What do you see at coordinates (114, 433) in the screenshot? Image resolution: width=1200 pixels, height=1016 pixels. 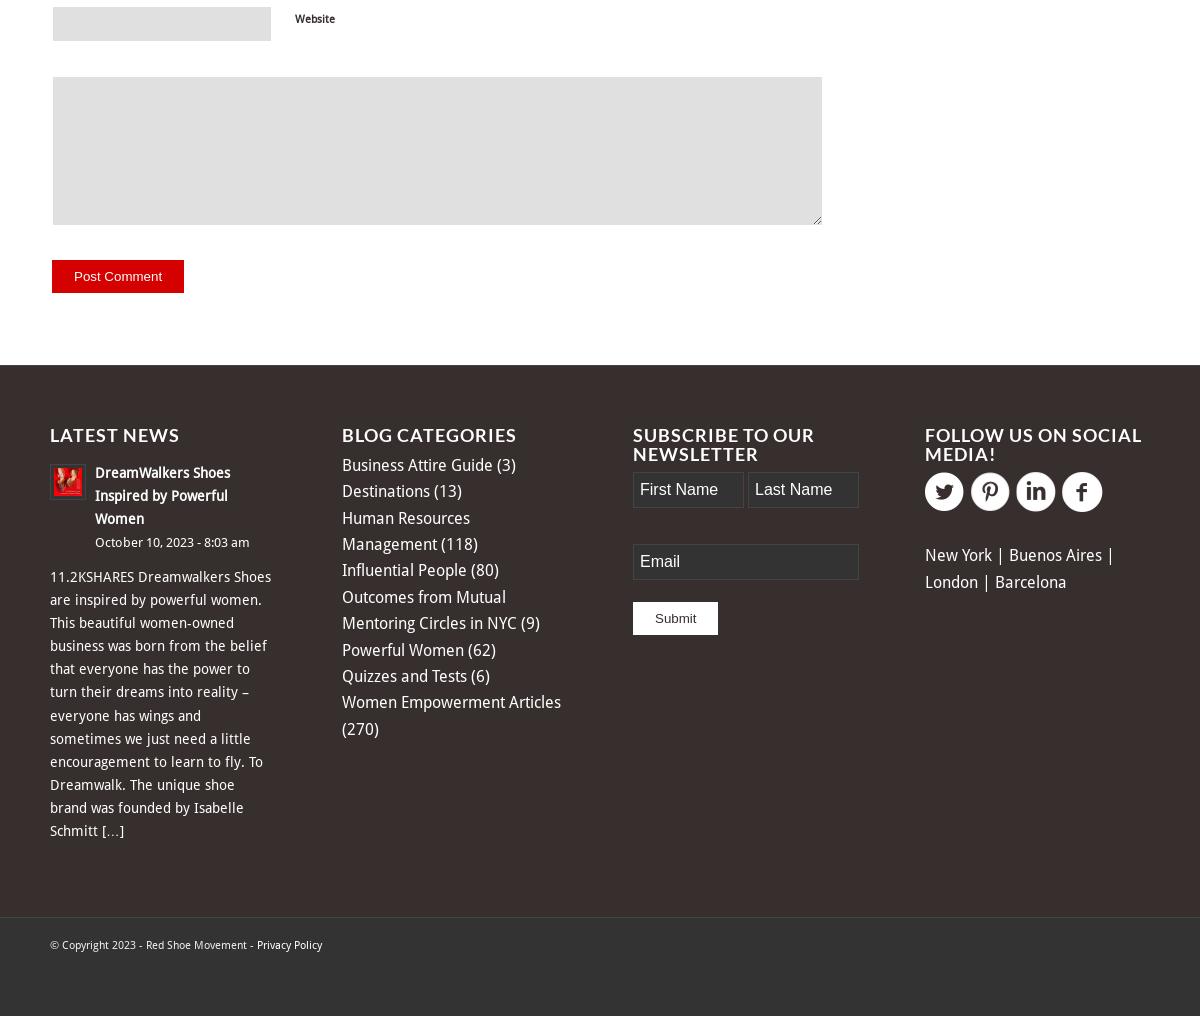 I see `'Latest News'` at bounding box center [114, 433].